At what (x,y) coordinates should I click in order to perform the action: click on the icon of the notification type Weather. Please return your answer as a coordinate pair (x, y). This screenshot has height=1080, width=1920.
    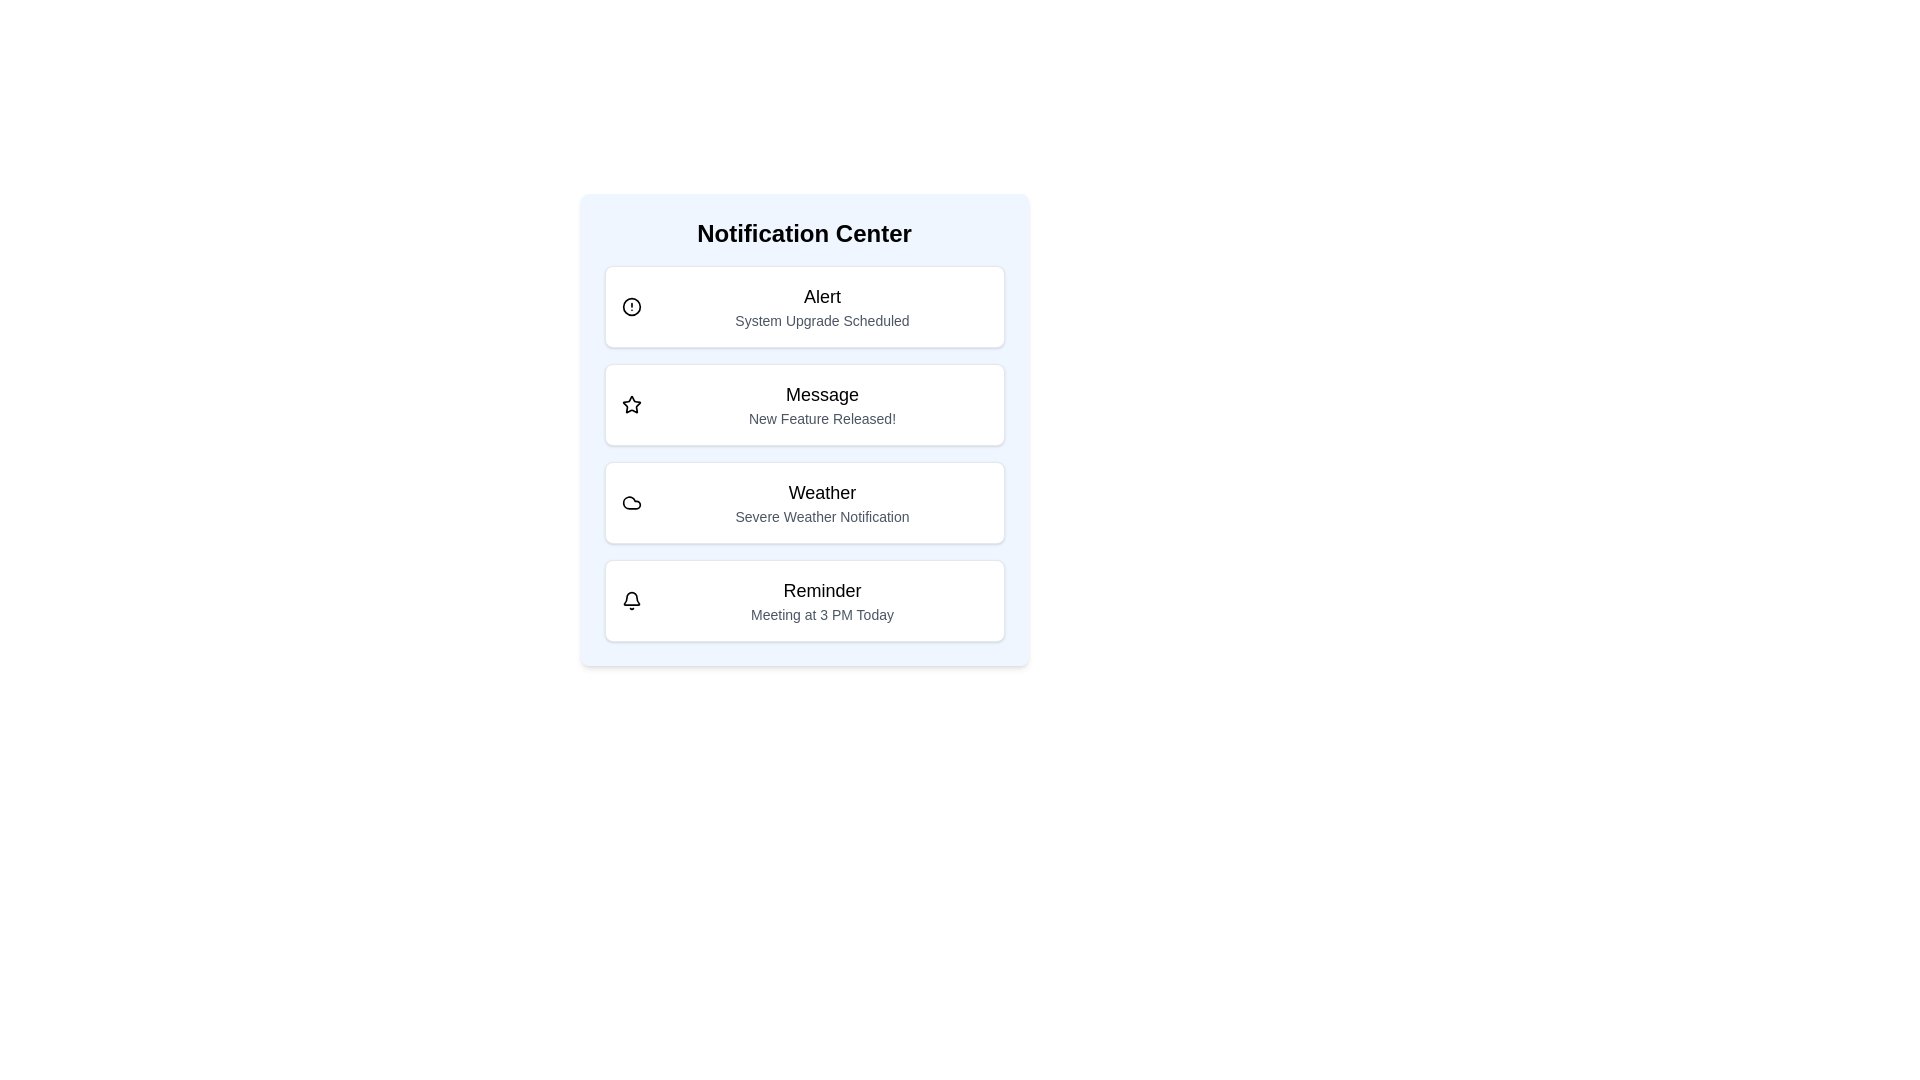
    Looking at the image, I should click on (630, 501).